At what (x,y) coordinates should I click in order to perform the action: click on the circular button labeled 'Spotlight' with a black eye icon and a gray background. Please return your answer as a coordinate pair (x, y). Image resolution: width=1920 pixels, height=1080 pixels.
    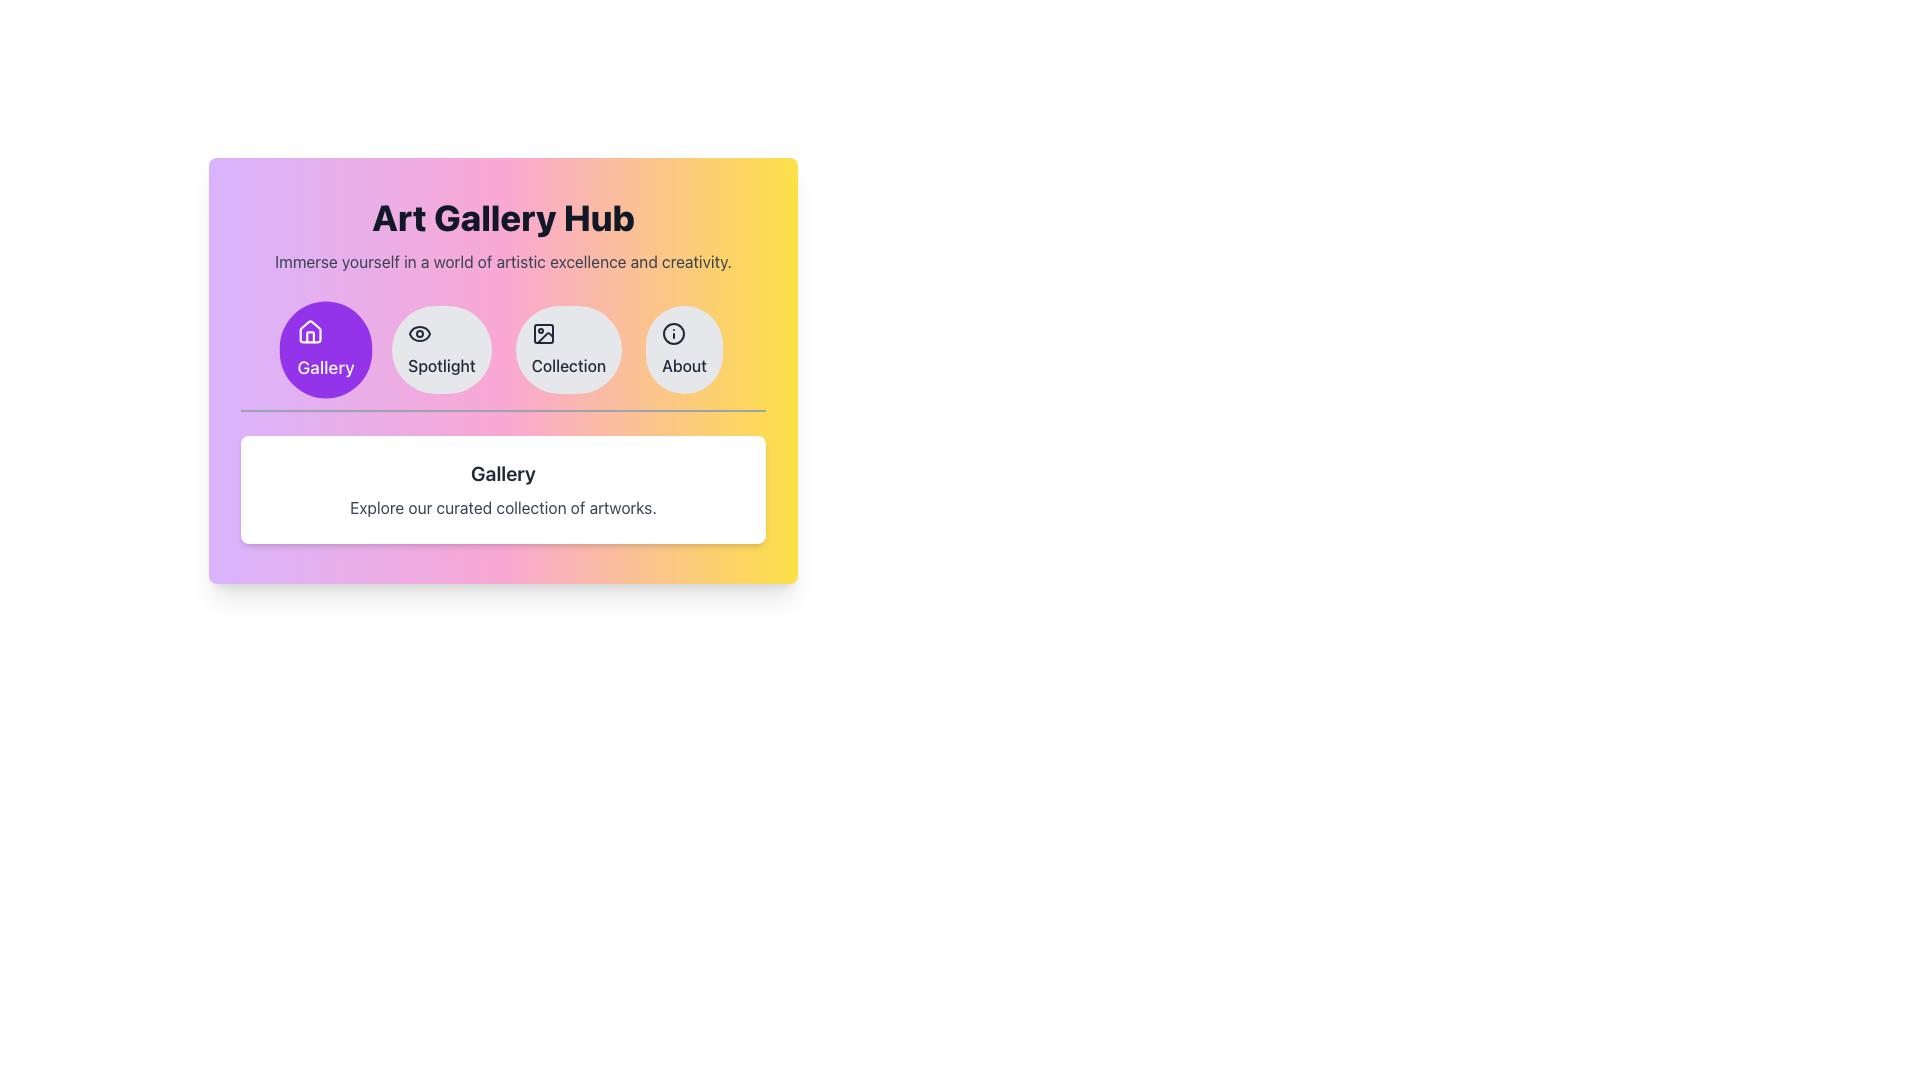
    Looking at the image, I should click on (440, 349).